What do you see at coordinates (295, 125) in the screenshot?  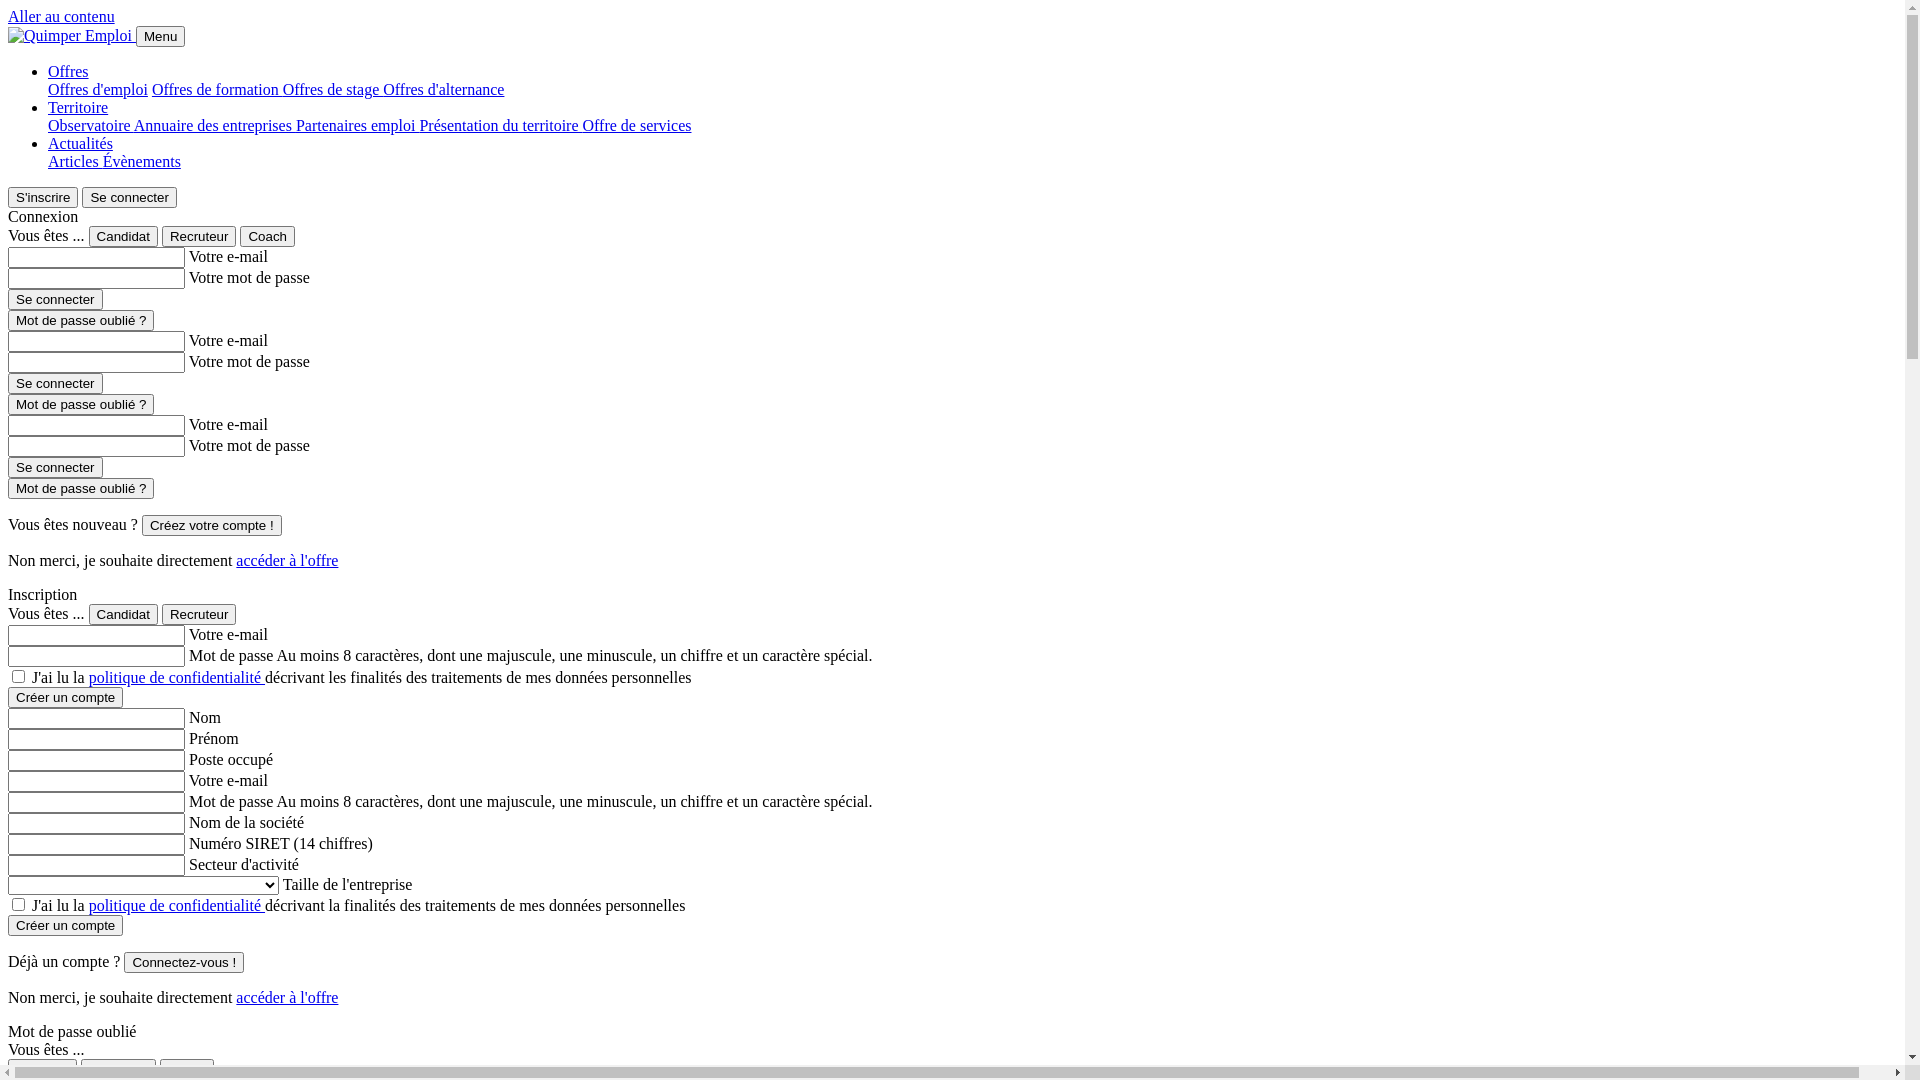 I see `'Partenaires emploi'` at bounding box center [295, 125].